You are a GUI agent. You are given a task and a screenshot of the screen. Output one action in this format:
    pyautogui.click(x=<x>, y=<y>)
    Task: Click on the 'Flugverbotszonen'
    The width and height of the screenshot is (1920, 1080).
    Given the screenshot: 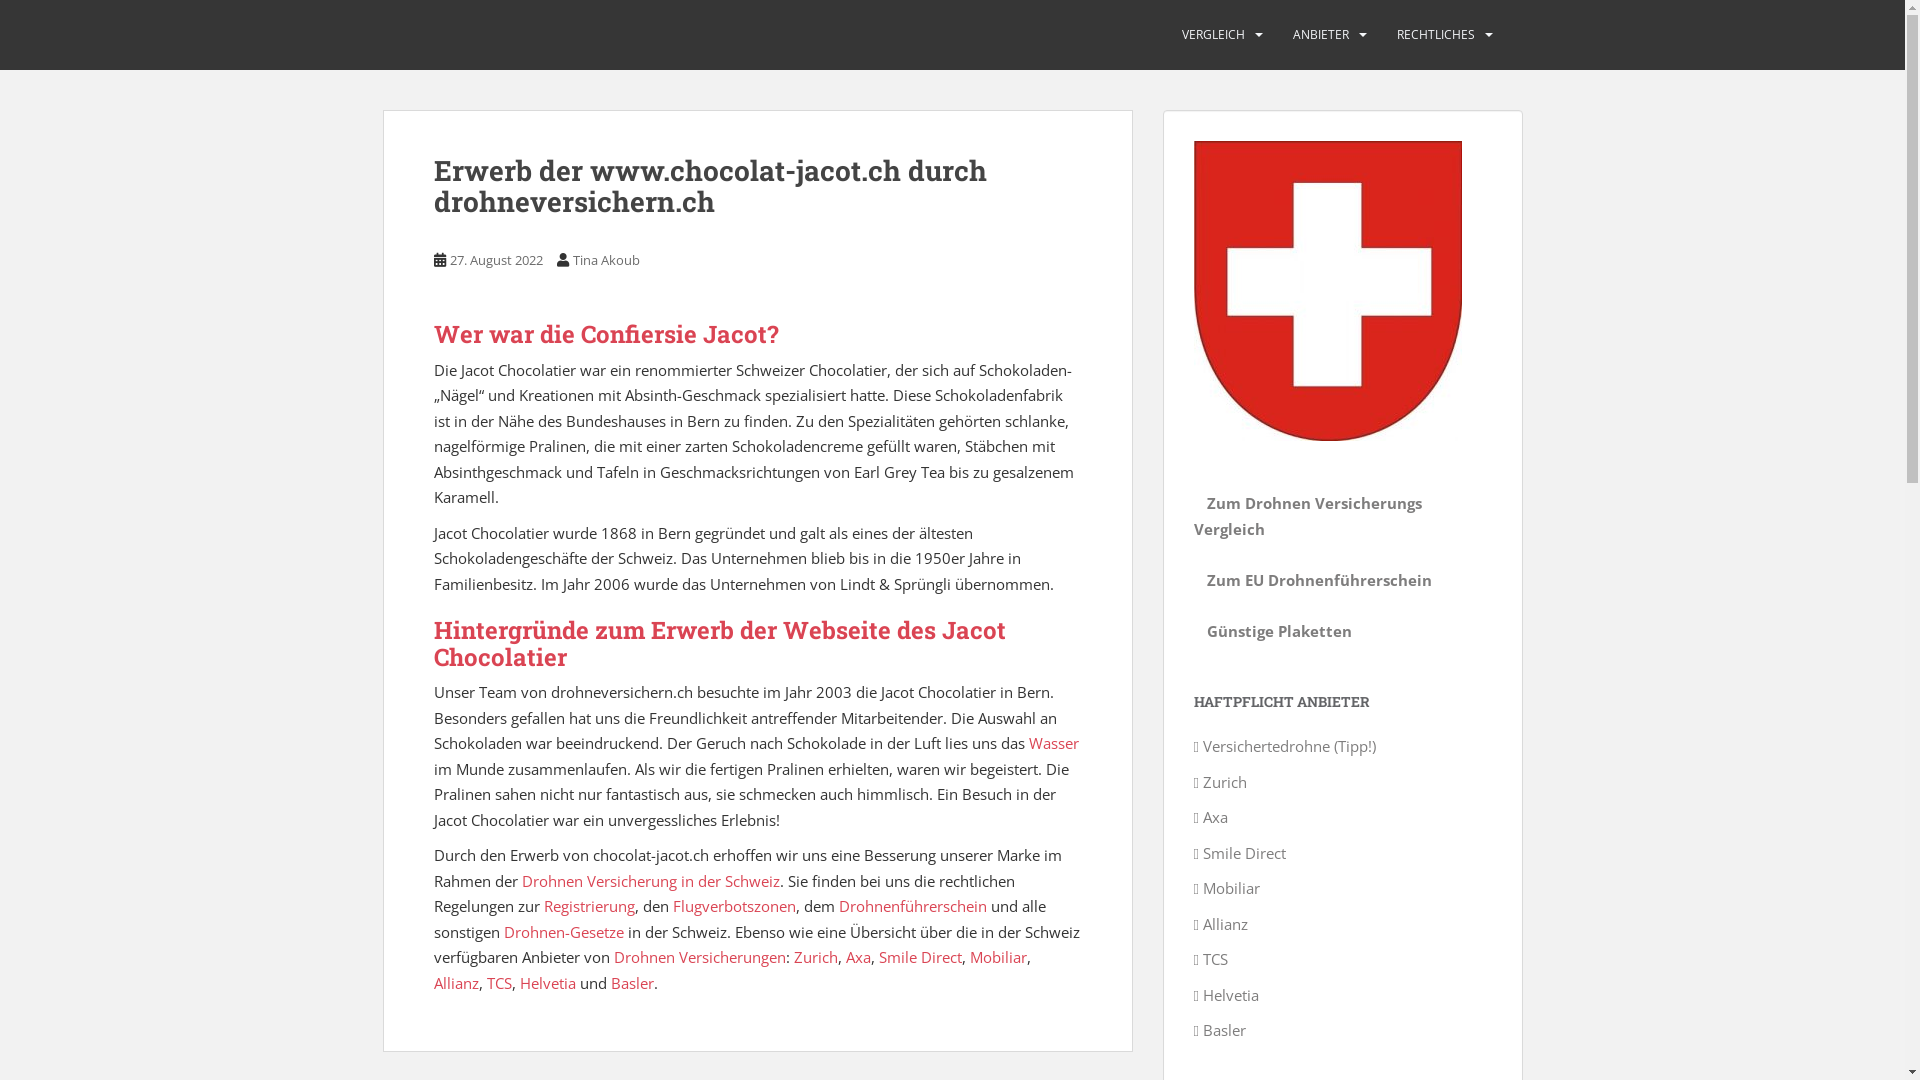 What is the action you would take?
    pyautogui.click(x=732, y=906)
    